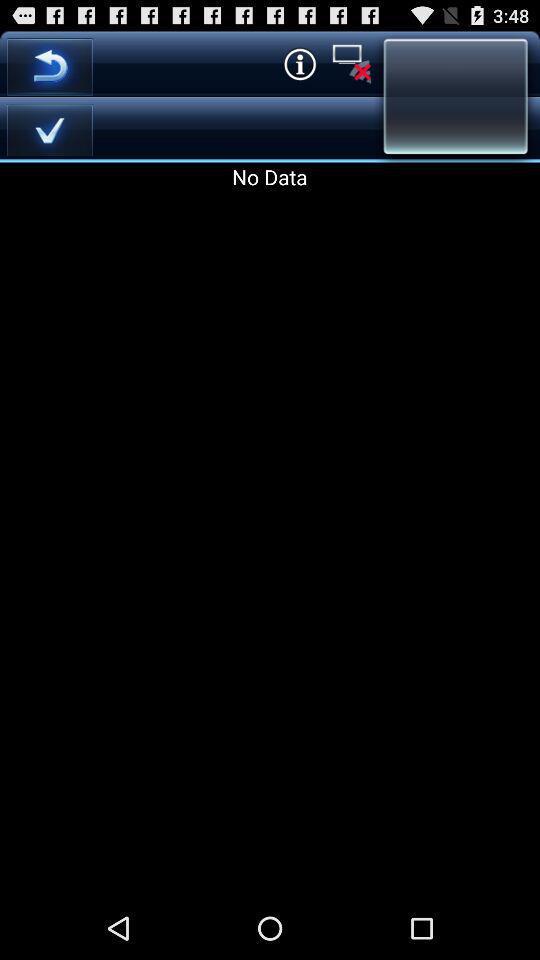 This screenshot has height=960, width=540. What do you see at coordinates (50, 71) in the screenshot?
I see `the undo icon` at bounding box center [50, 71].